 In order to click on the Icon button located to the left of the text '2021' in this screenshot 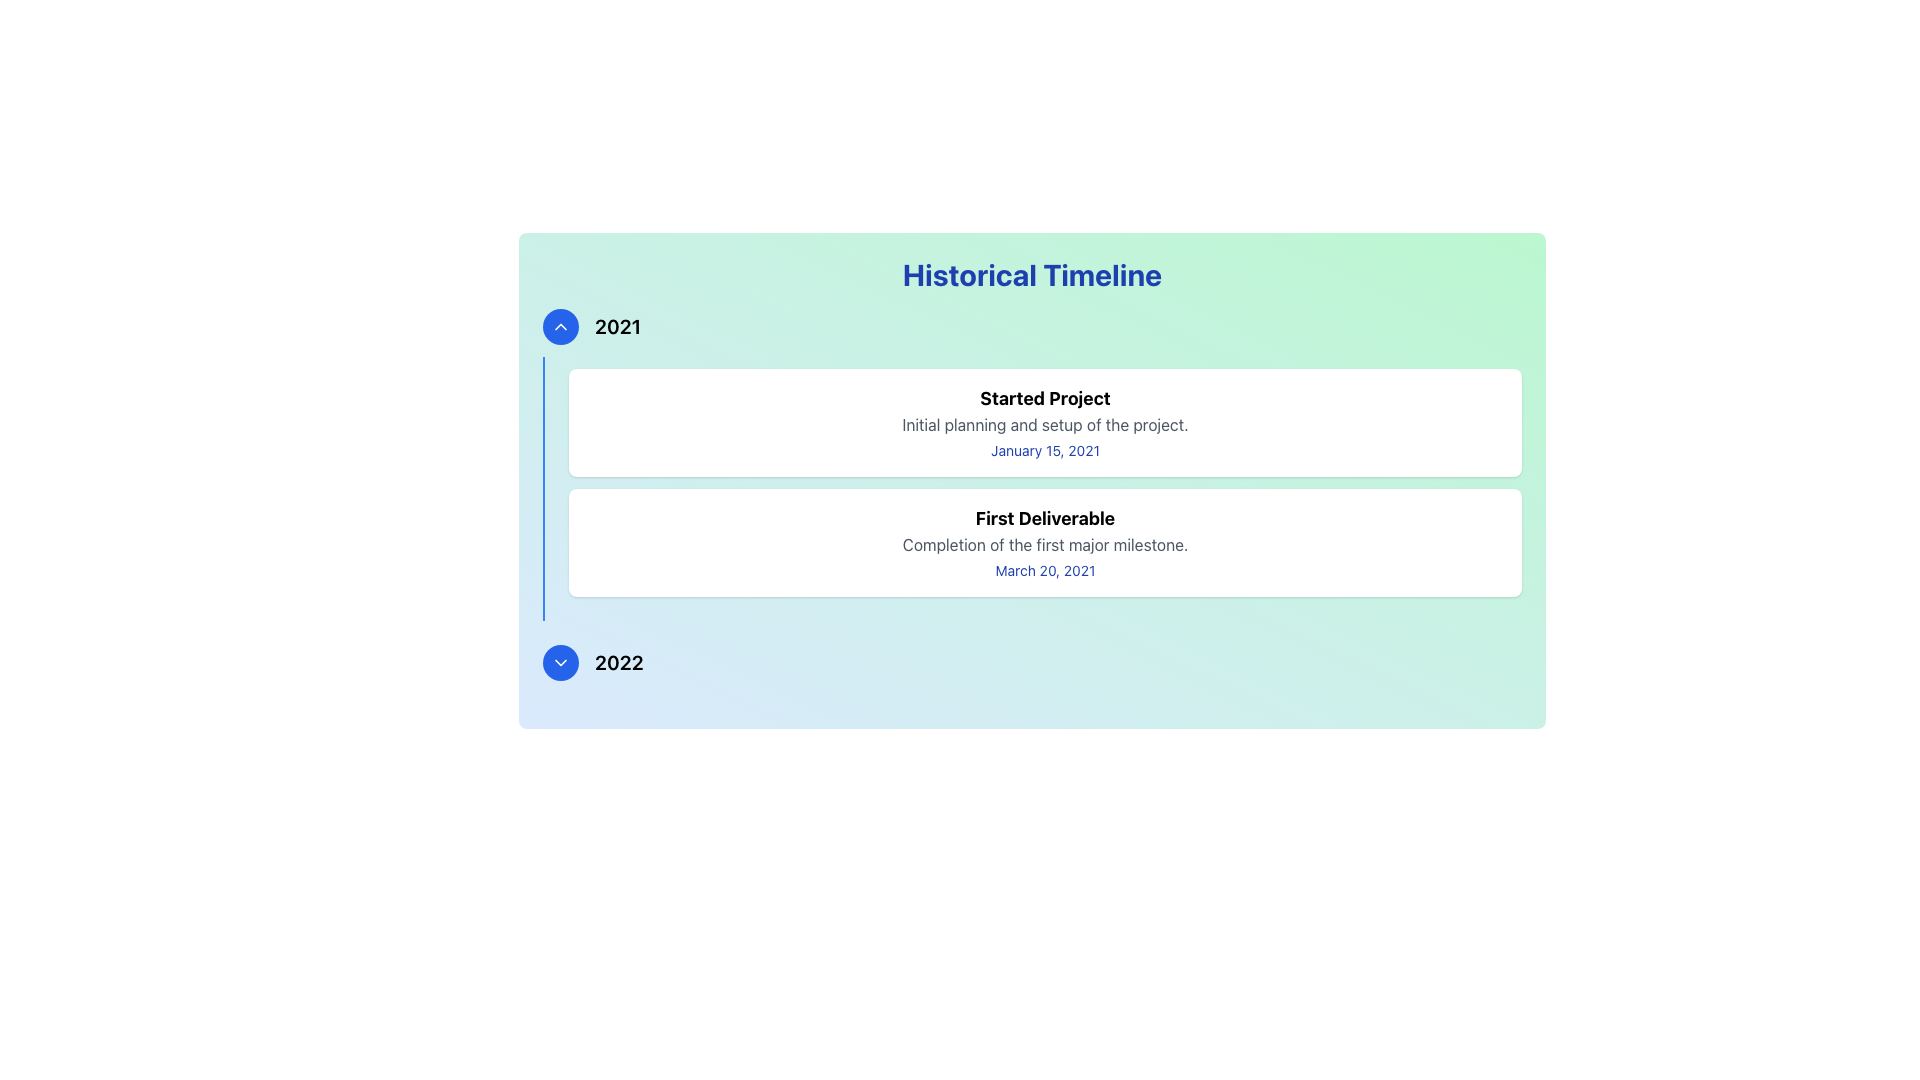, I will do `click(560, 326)`.